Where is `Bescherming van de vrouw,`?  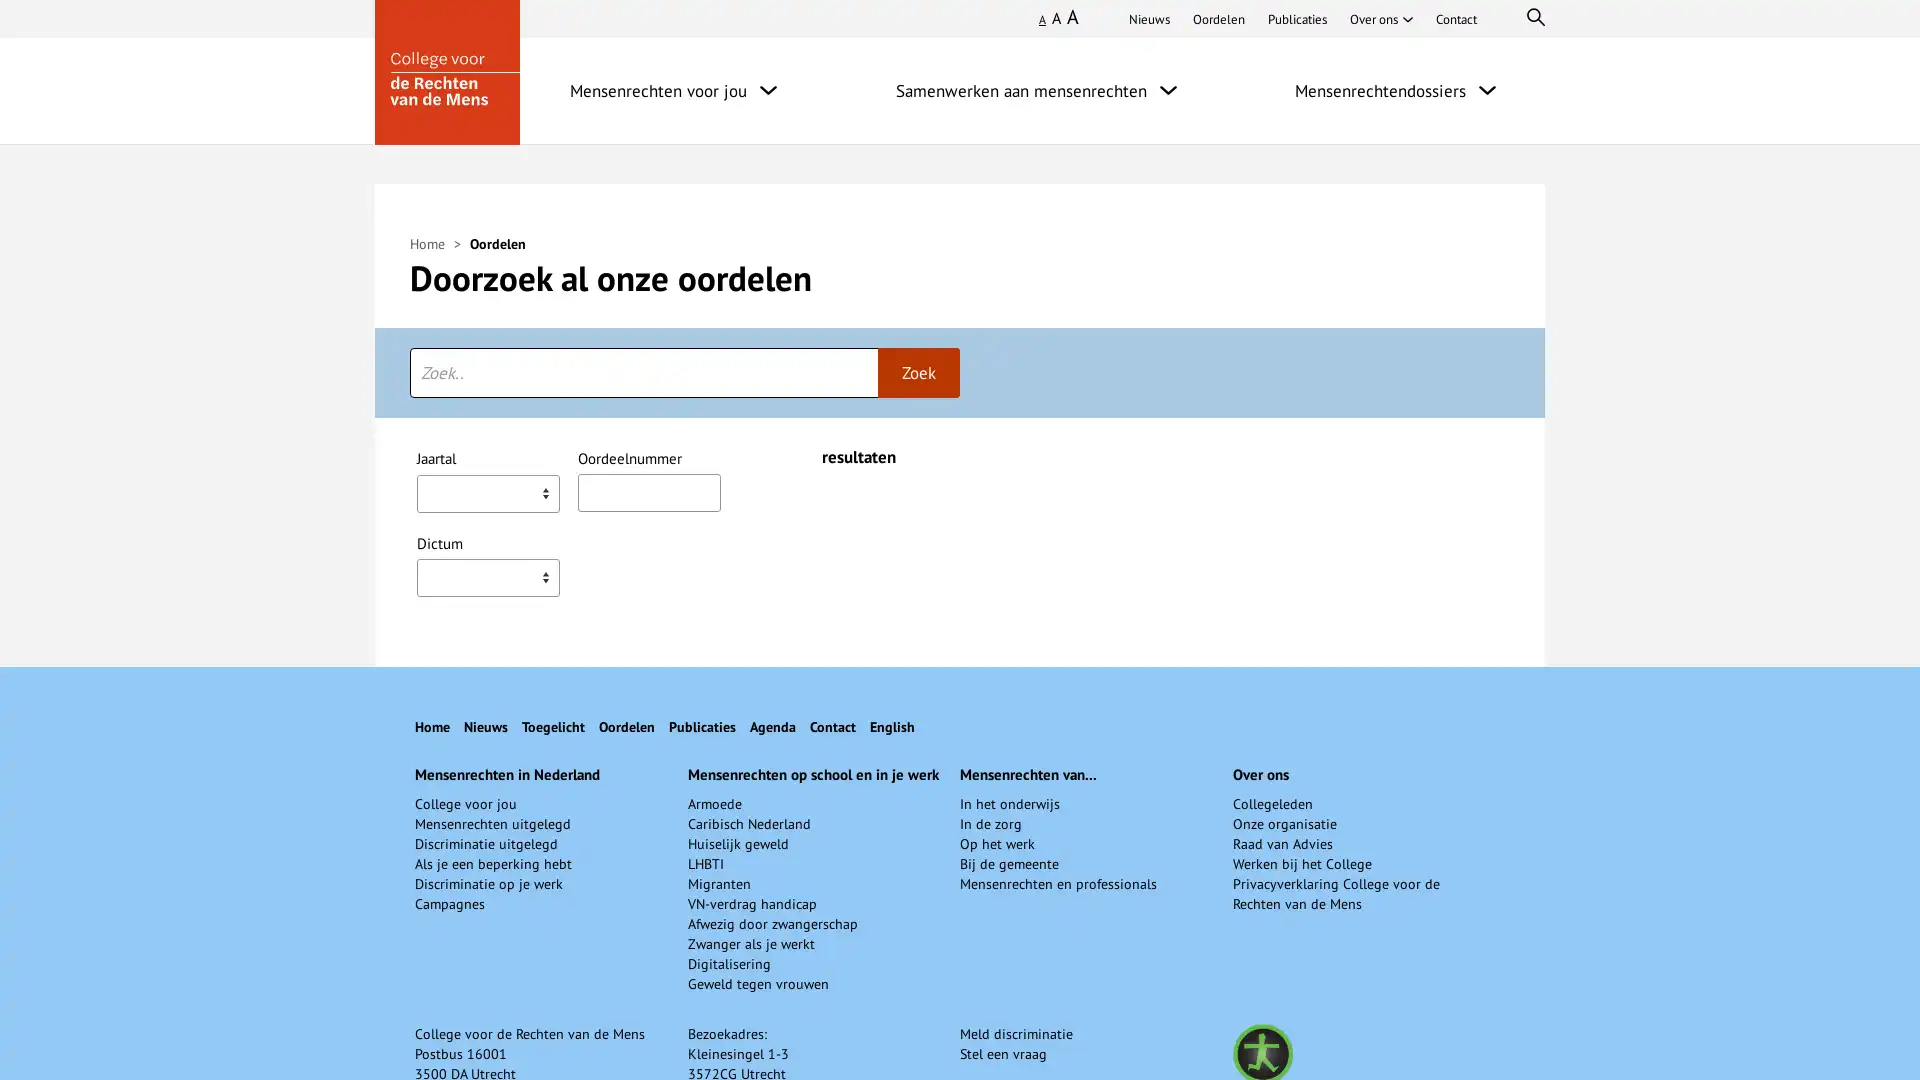 Bescherming van de vrouw, is located at coordinates (1142, 587).